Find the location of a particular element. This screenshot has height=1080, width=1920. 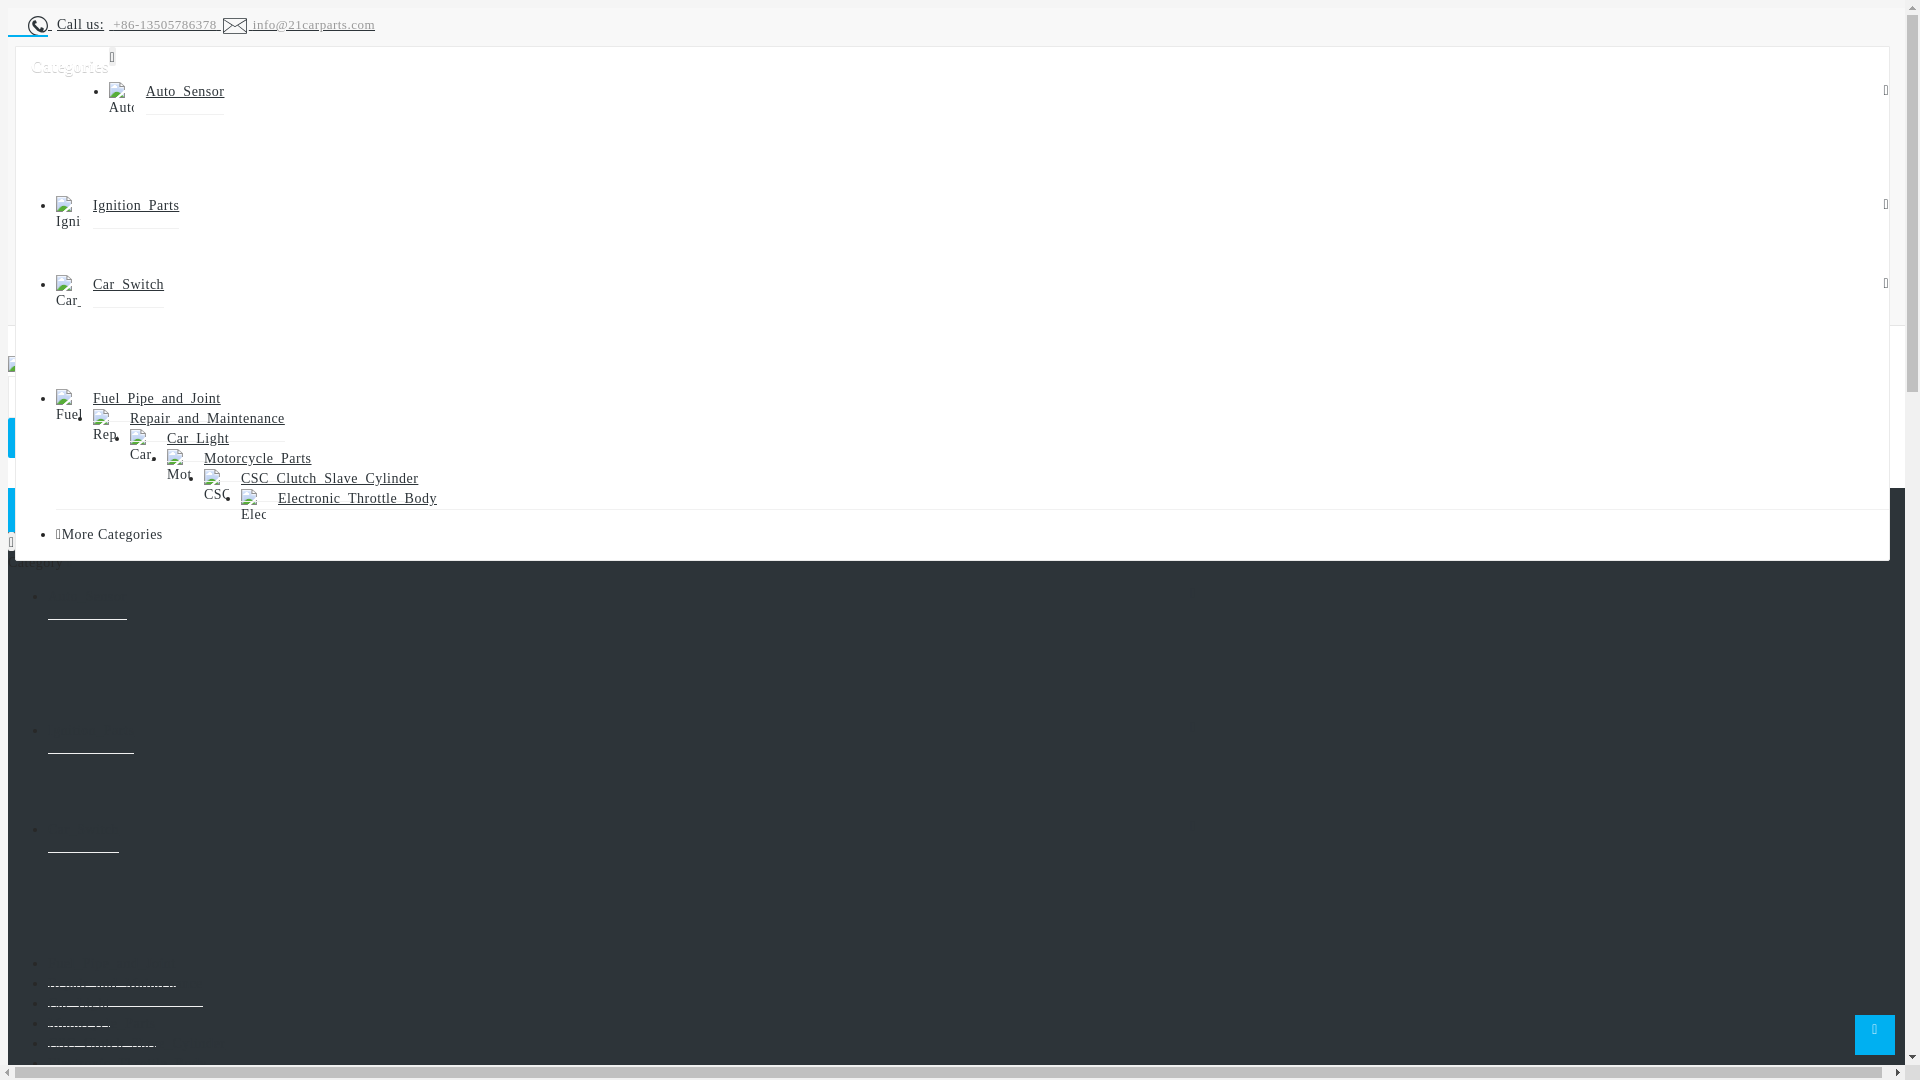

'CATEGORIES' is located at coordinates (86, 508).